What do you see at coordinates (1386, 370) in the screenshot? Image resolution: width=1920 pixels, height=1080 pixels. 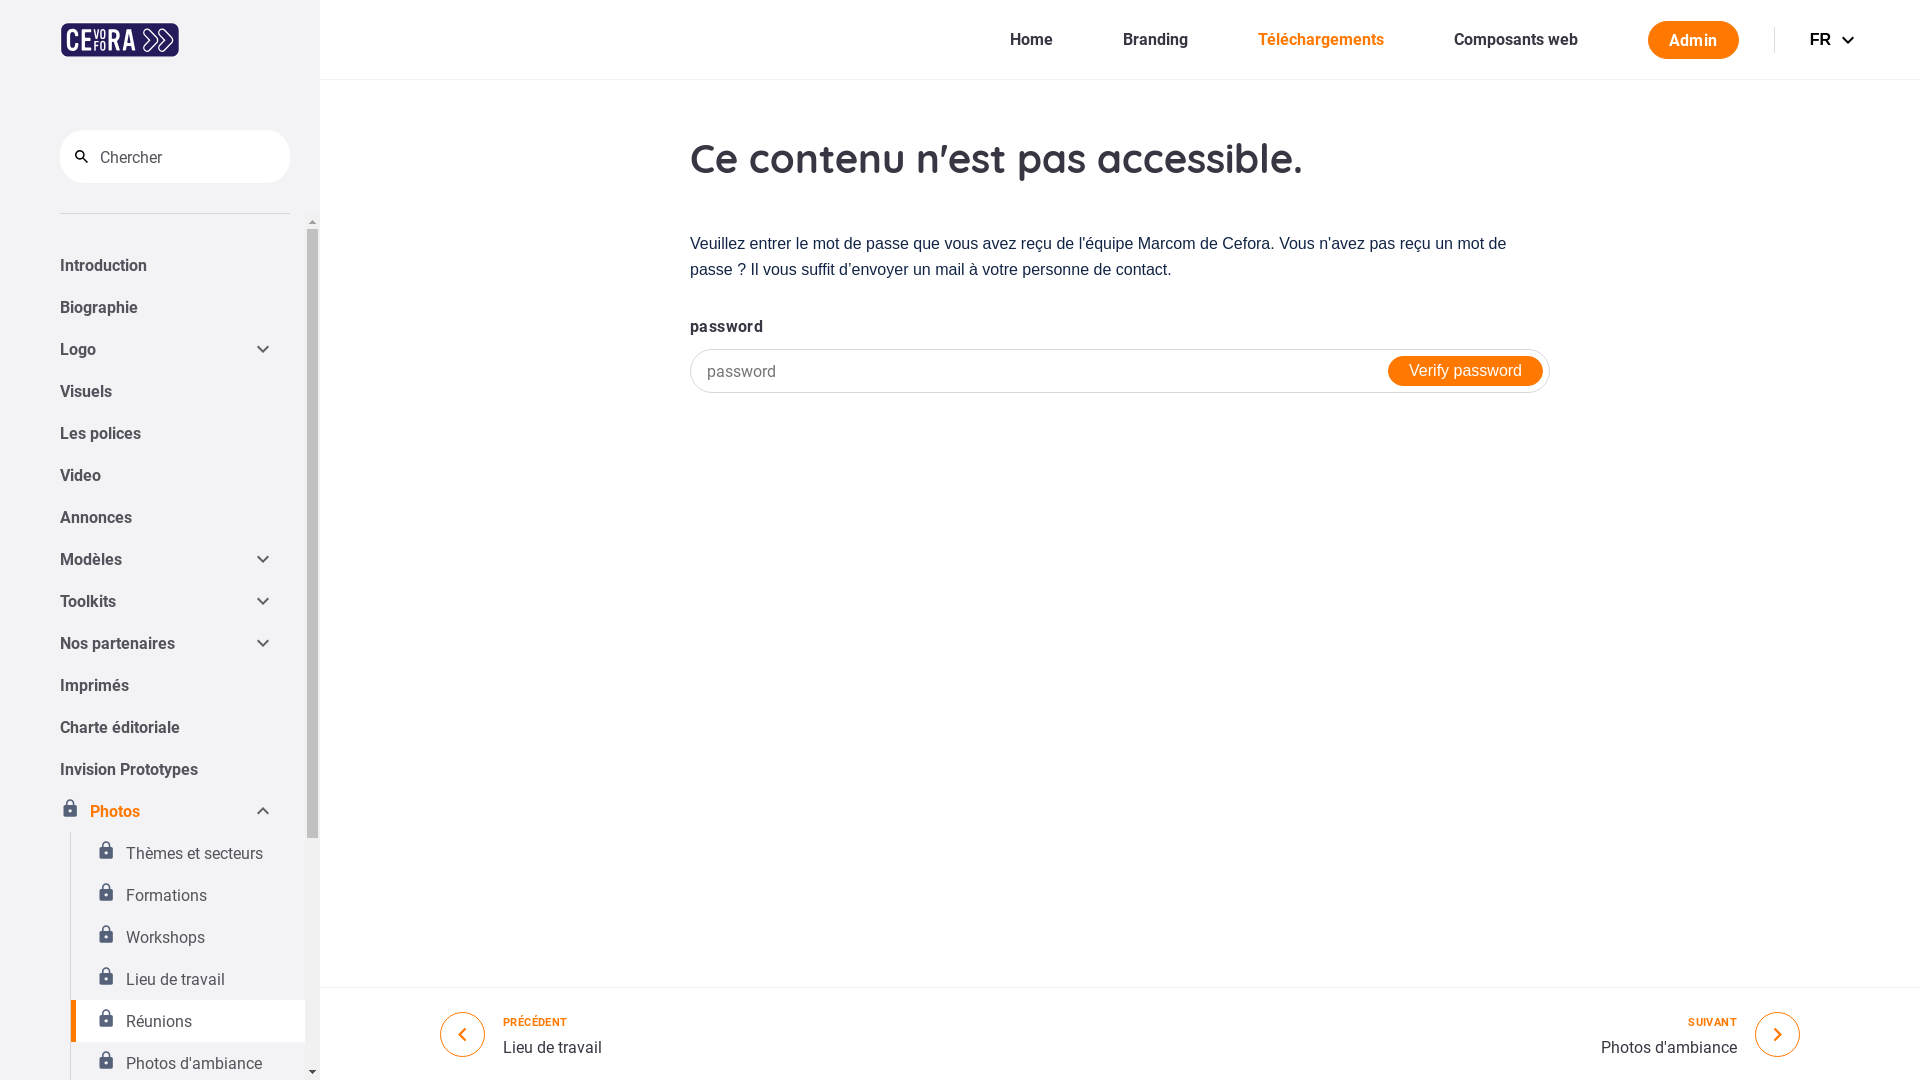 I see `'Verify password'` at bounding box center [1386, 370].